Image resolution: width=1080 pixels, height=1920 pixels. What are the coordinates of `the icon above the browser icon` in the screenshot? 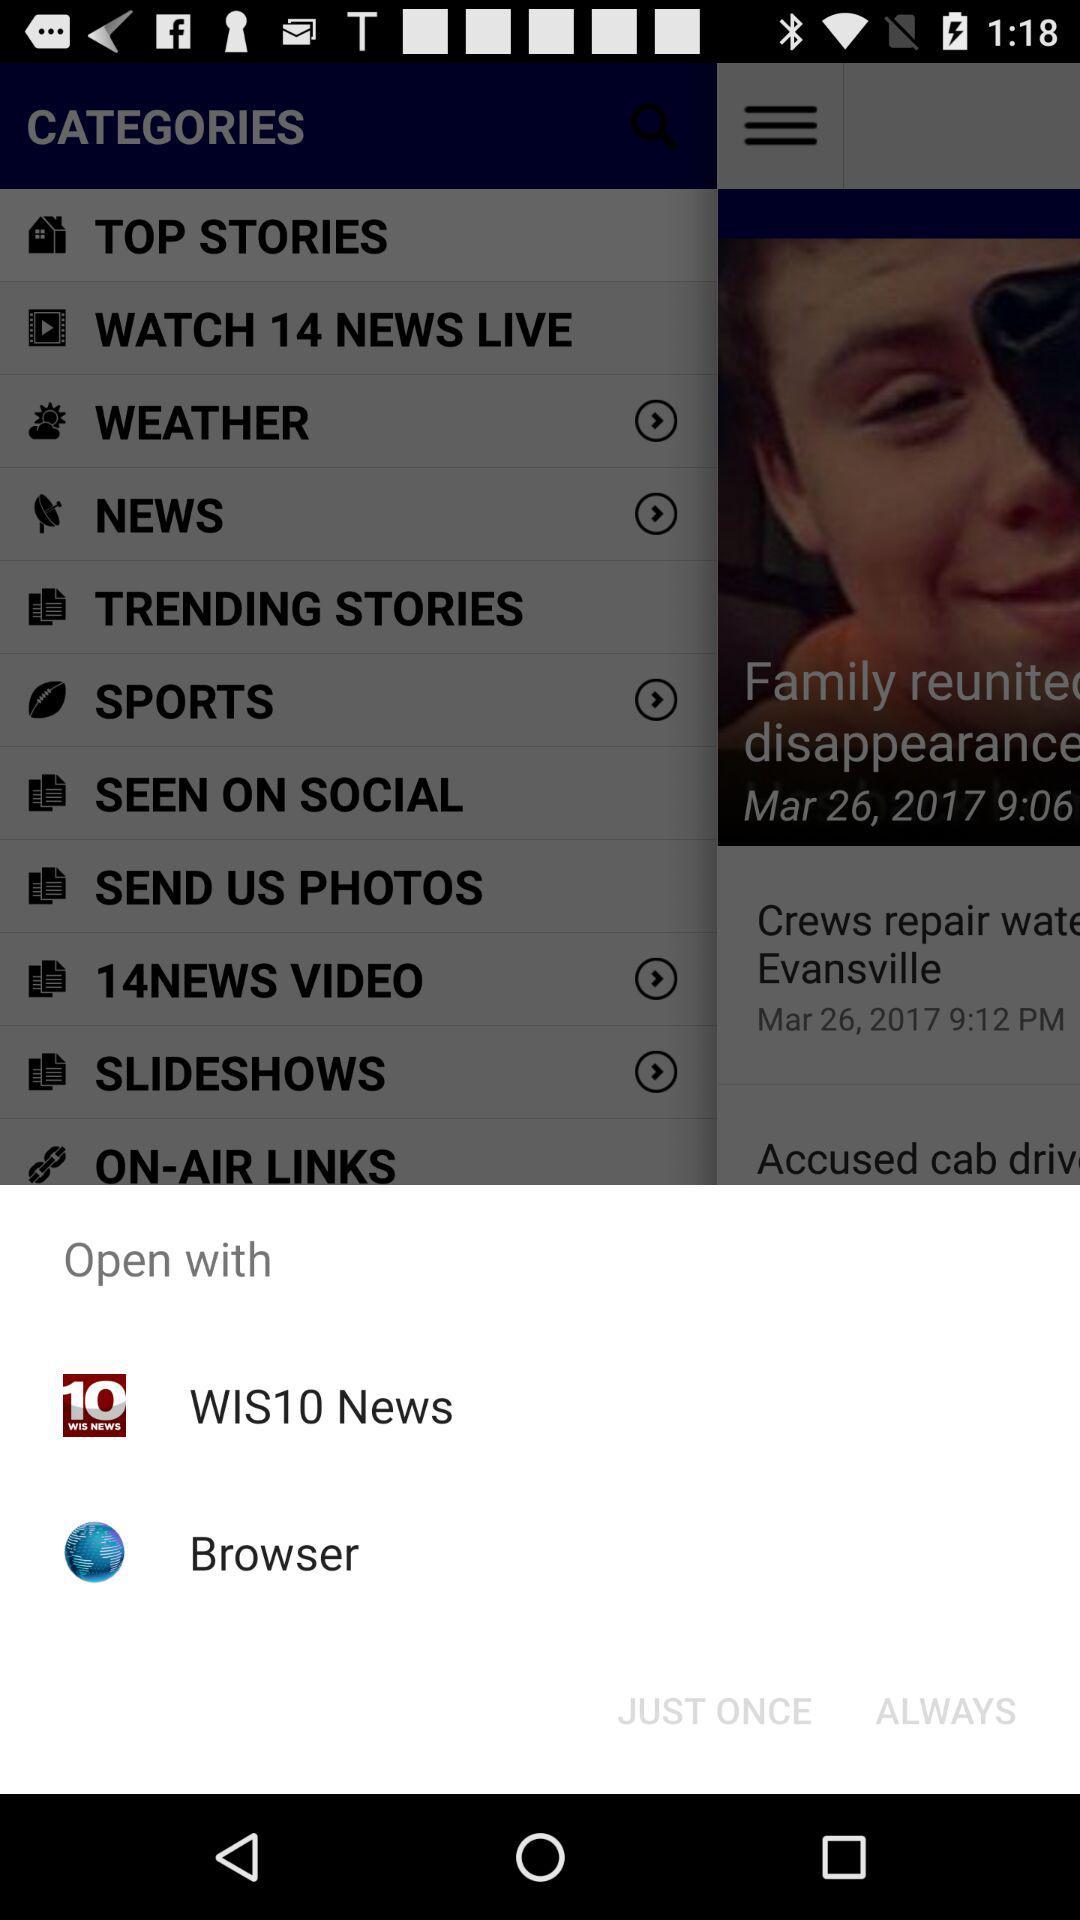 It's located at (320, 1404).